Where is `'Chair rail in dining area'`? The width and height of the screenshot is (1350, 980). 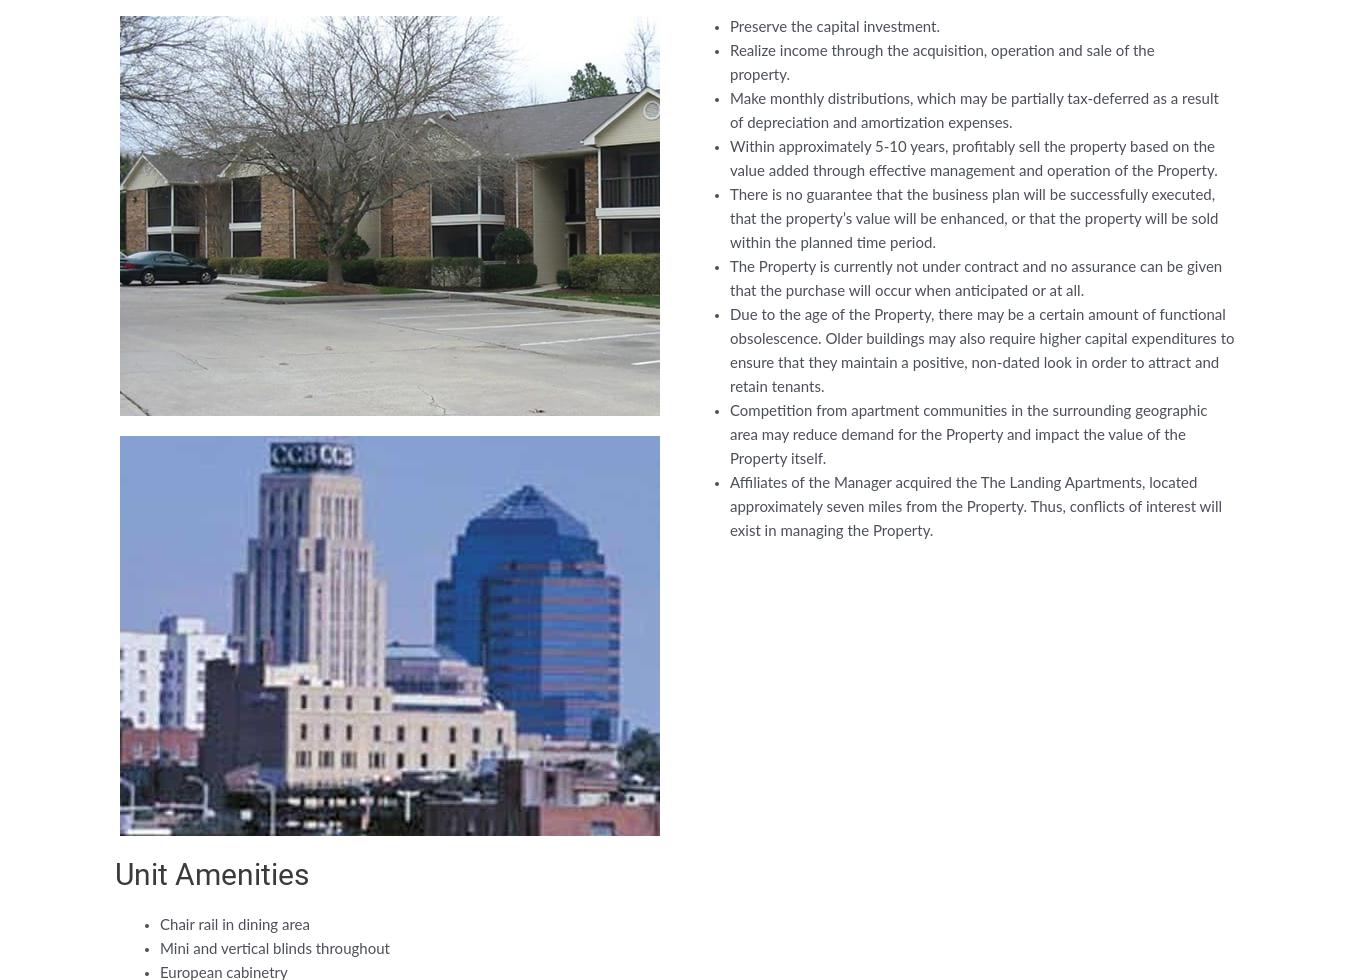 'Chair rail in dining area' is located at coordinates (159, 924).